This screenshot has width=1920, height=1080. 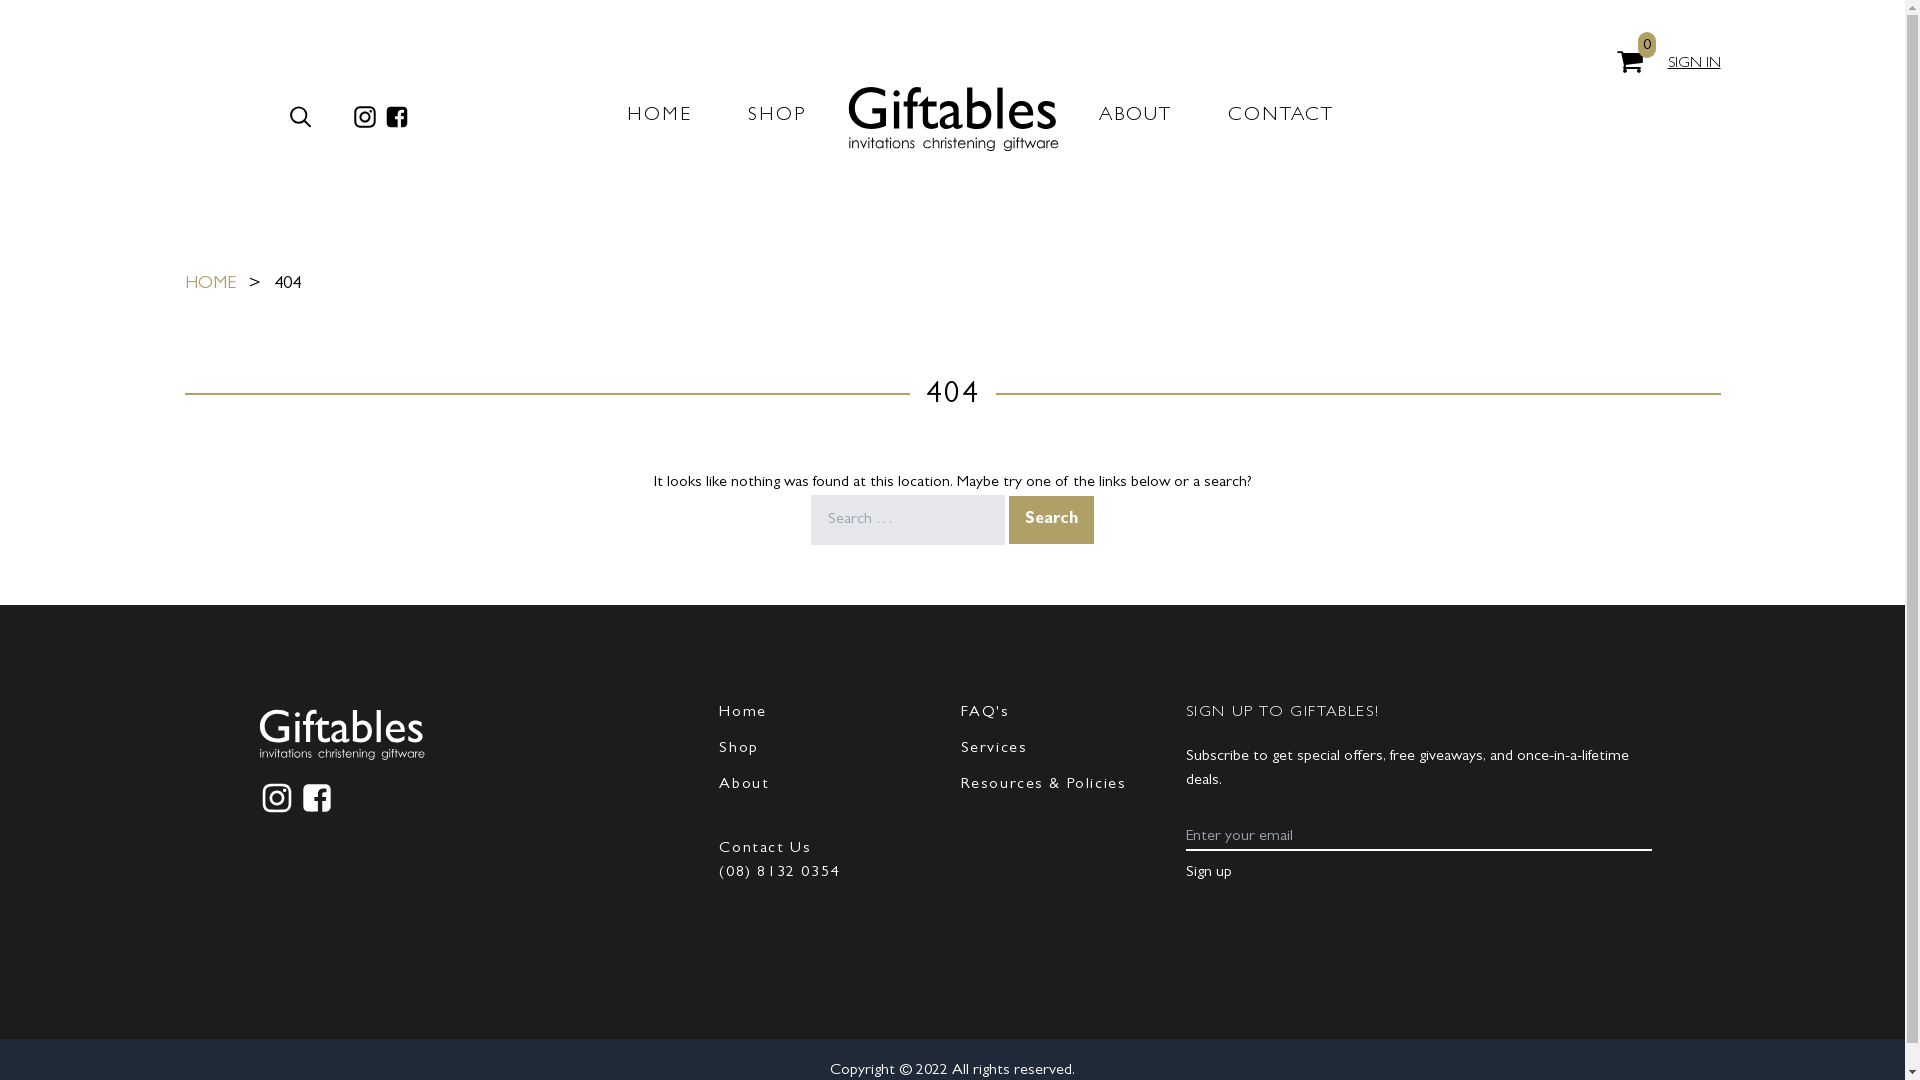 I want to click on 'SIGN IN', so click(x=1693, y=63).